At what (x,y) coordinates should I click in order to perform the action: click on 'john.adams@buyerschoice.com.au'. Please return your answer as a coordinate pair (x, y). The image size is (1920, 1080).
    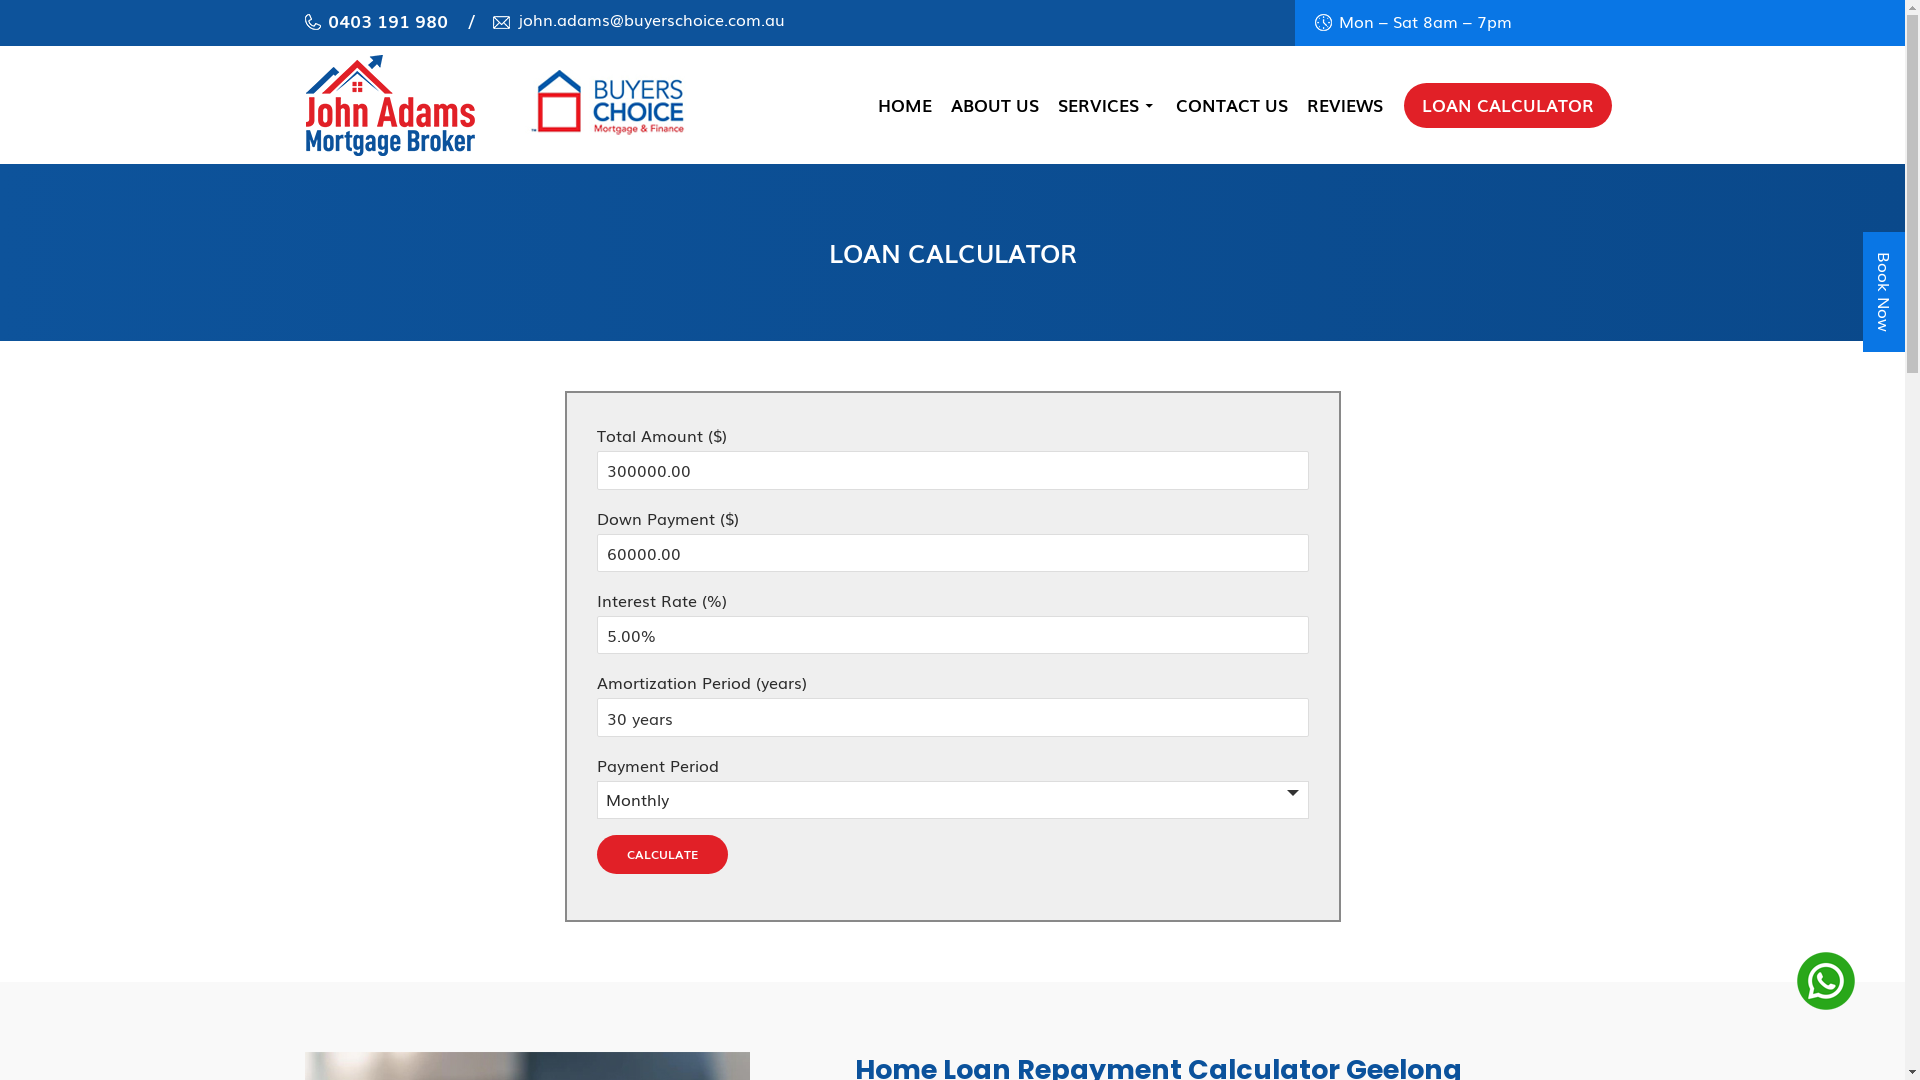
    Looking at the image, I should click on (637, 19).